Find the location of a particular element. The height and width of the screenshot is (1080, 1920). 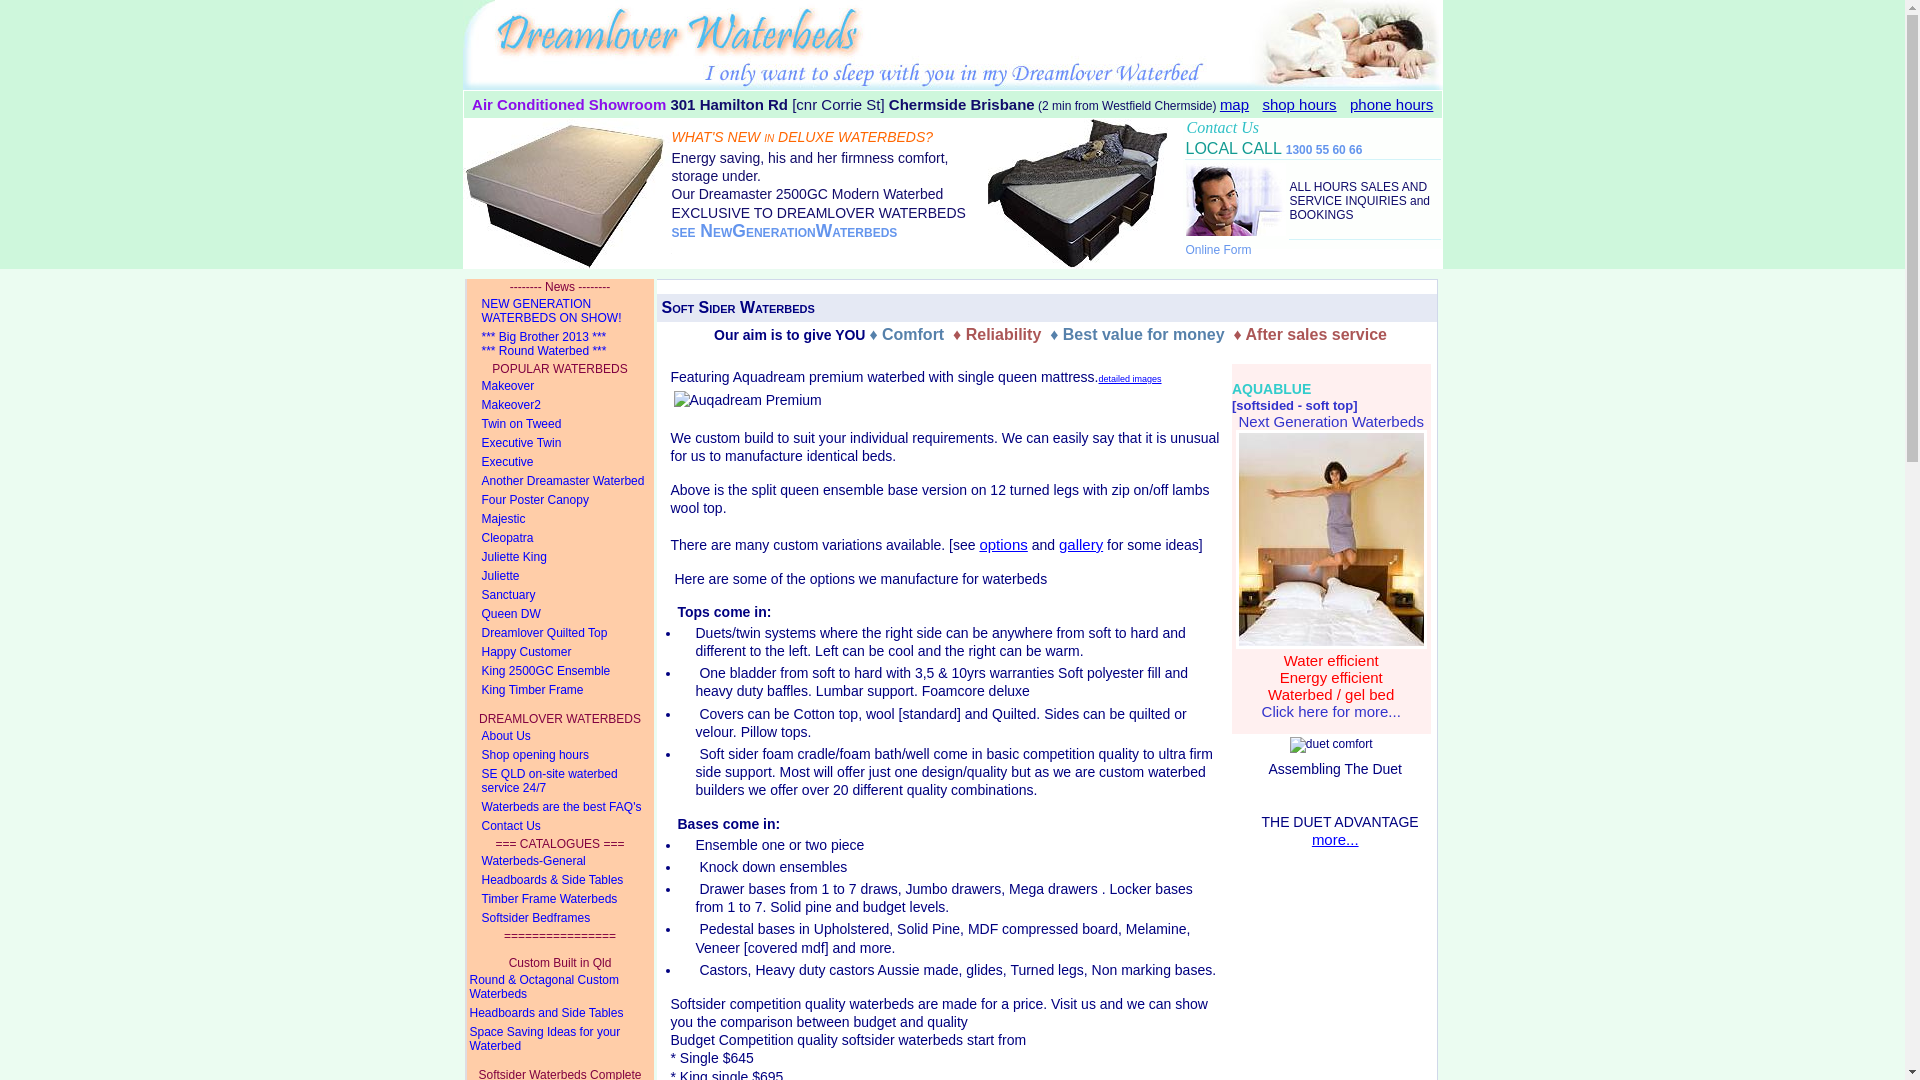

'Happy Customer' is located at coordinates (464, 652).